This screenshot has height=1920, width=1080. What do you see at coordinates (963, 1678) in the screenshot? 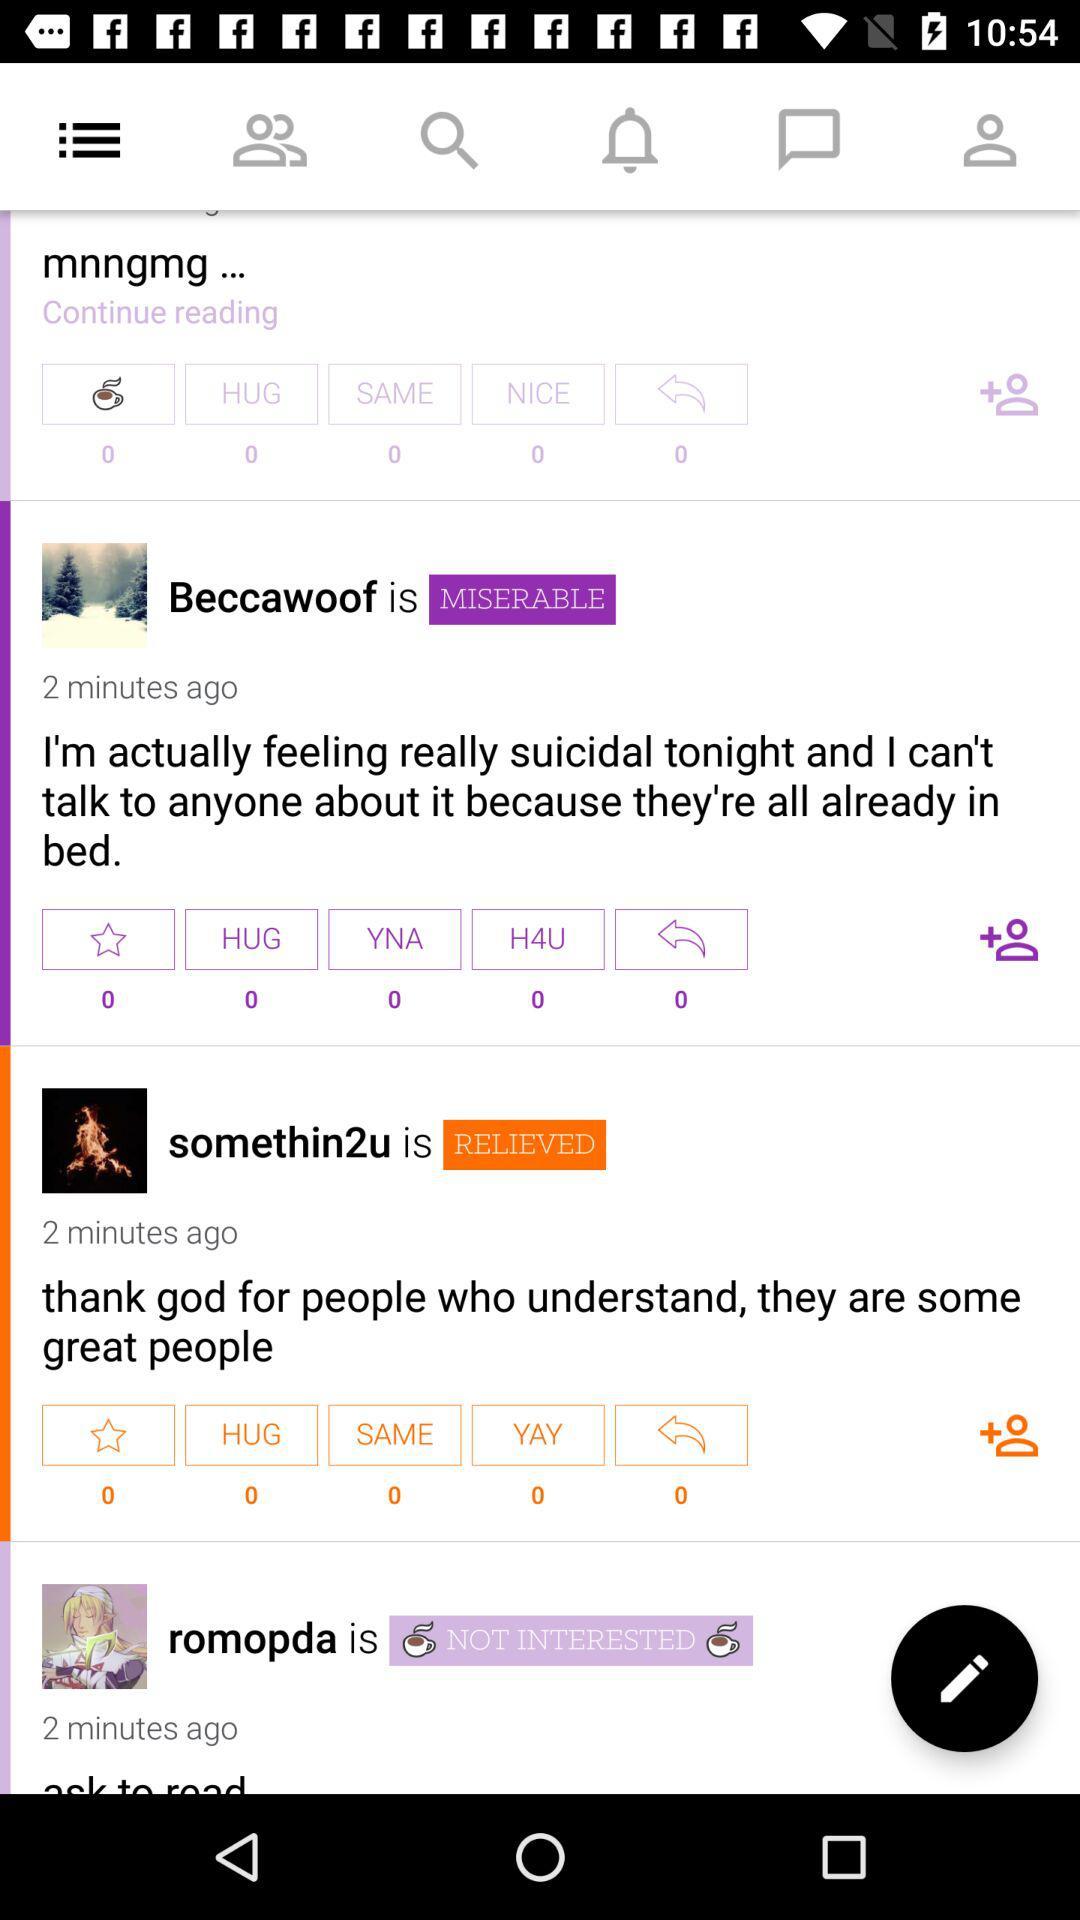
I see `the edit option` at bounding box center [963, 1678].